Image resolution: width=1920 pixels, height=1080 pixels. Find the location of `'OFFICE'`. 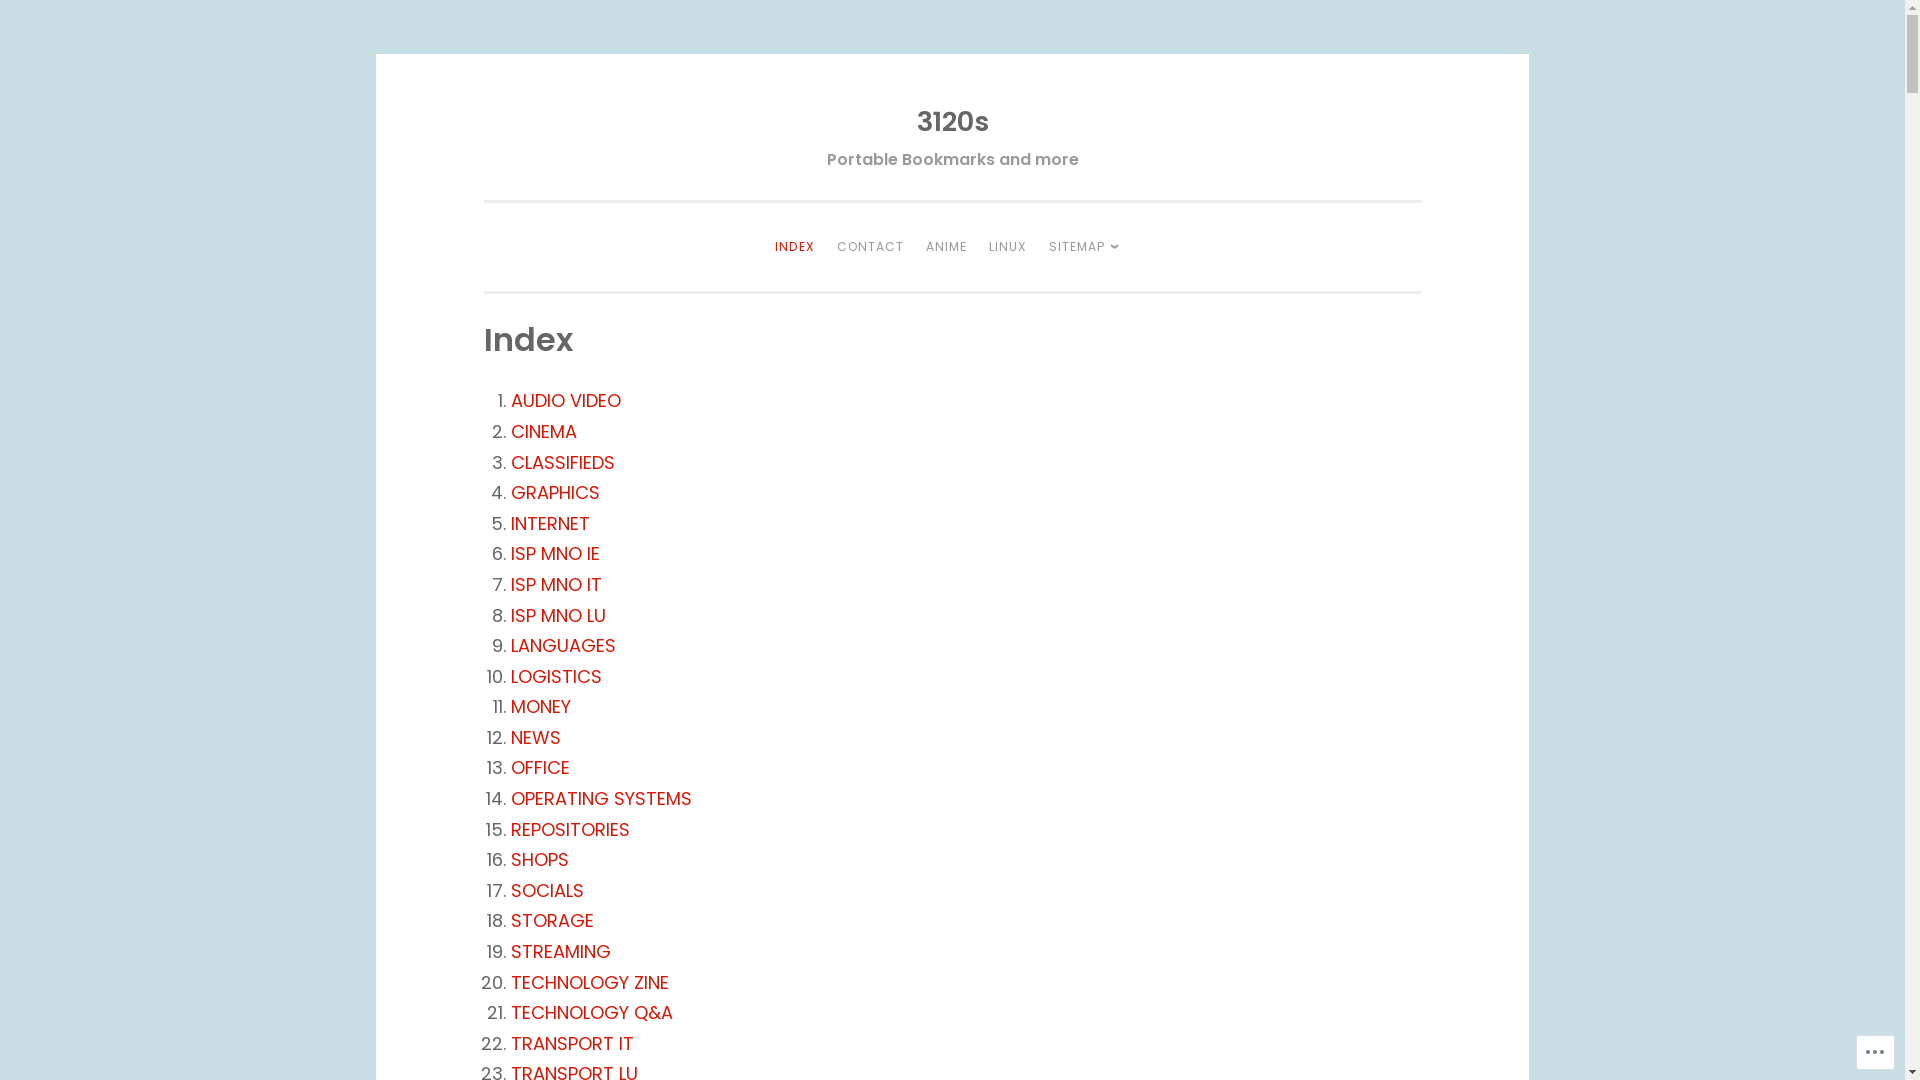

'OFFICE' is located at coordinates (540, 766).